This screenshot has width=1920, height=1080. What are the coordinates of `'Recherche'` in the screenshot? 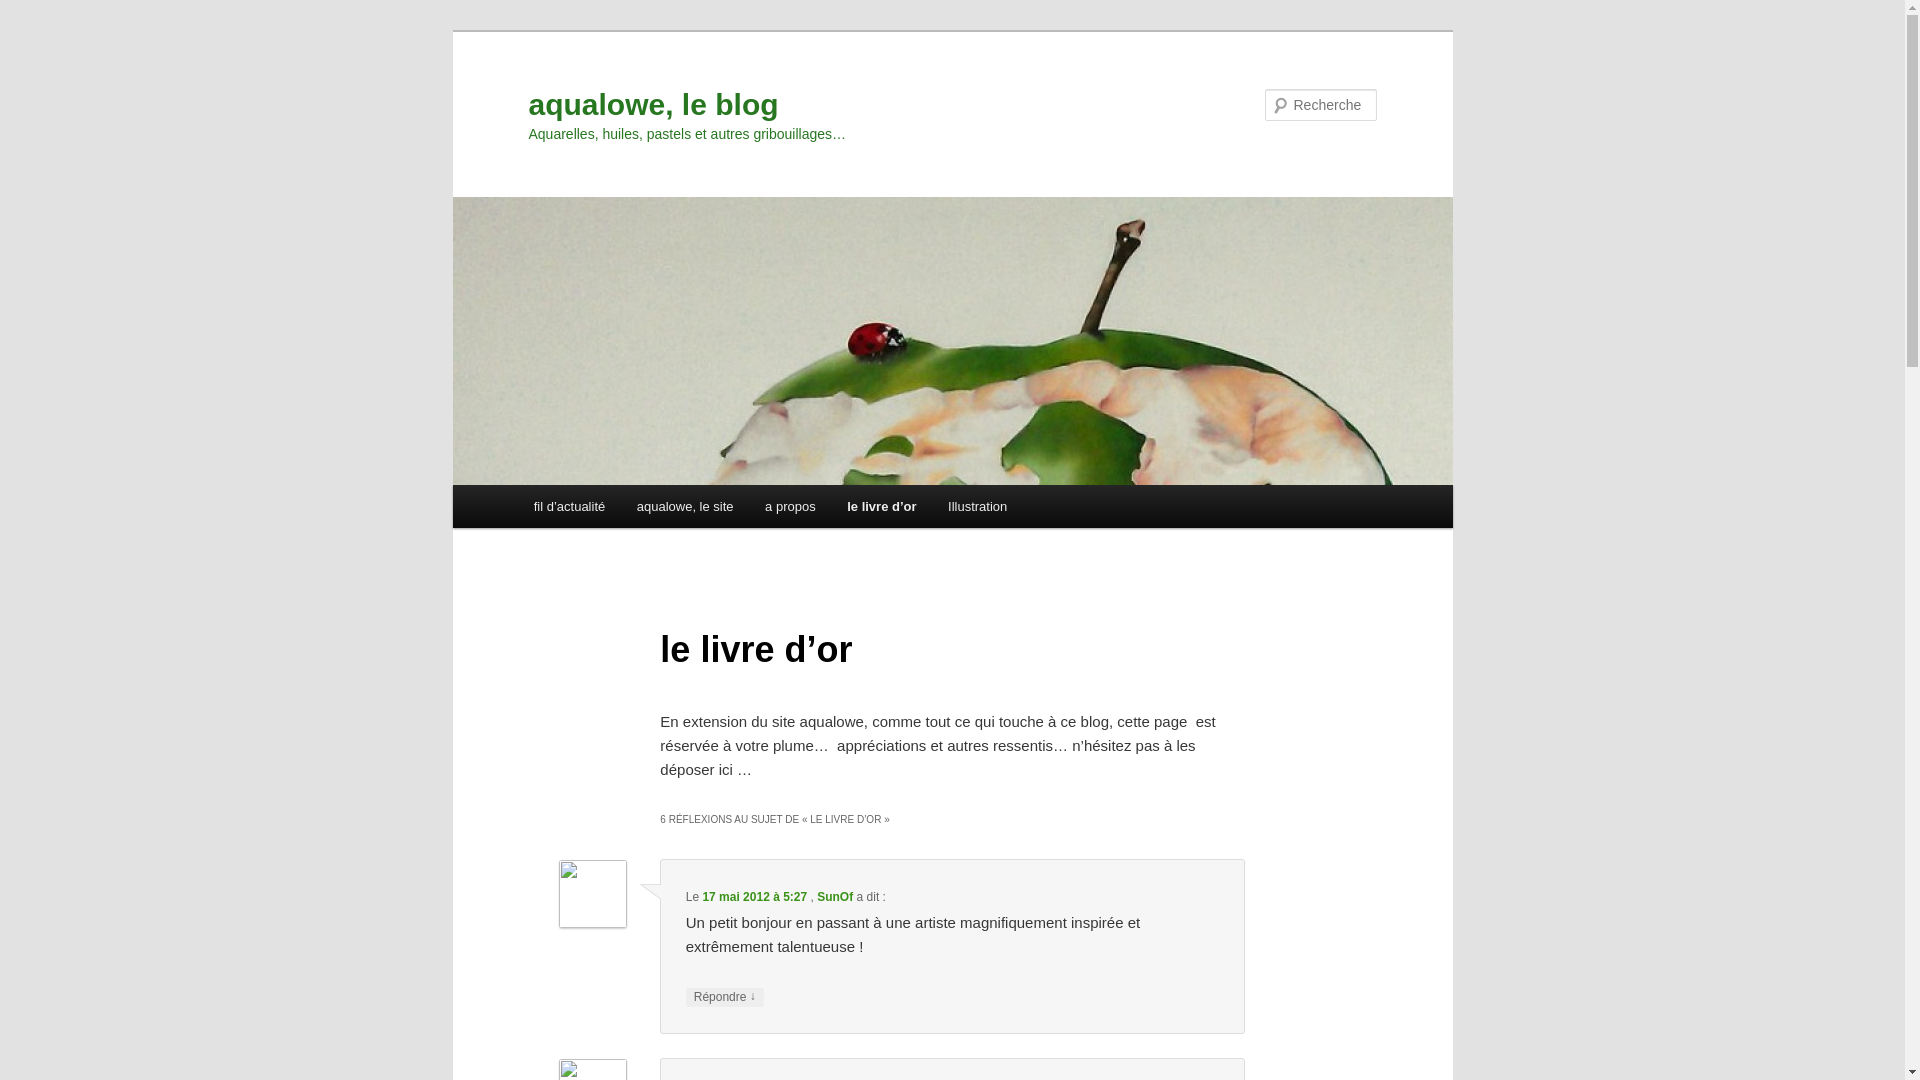 It's located at (44, 11).